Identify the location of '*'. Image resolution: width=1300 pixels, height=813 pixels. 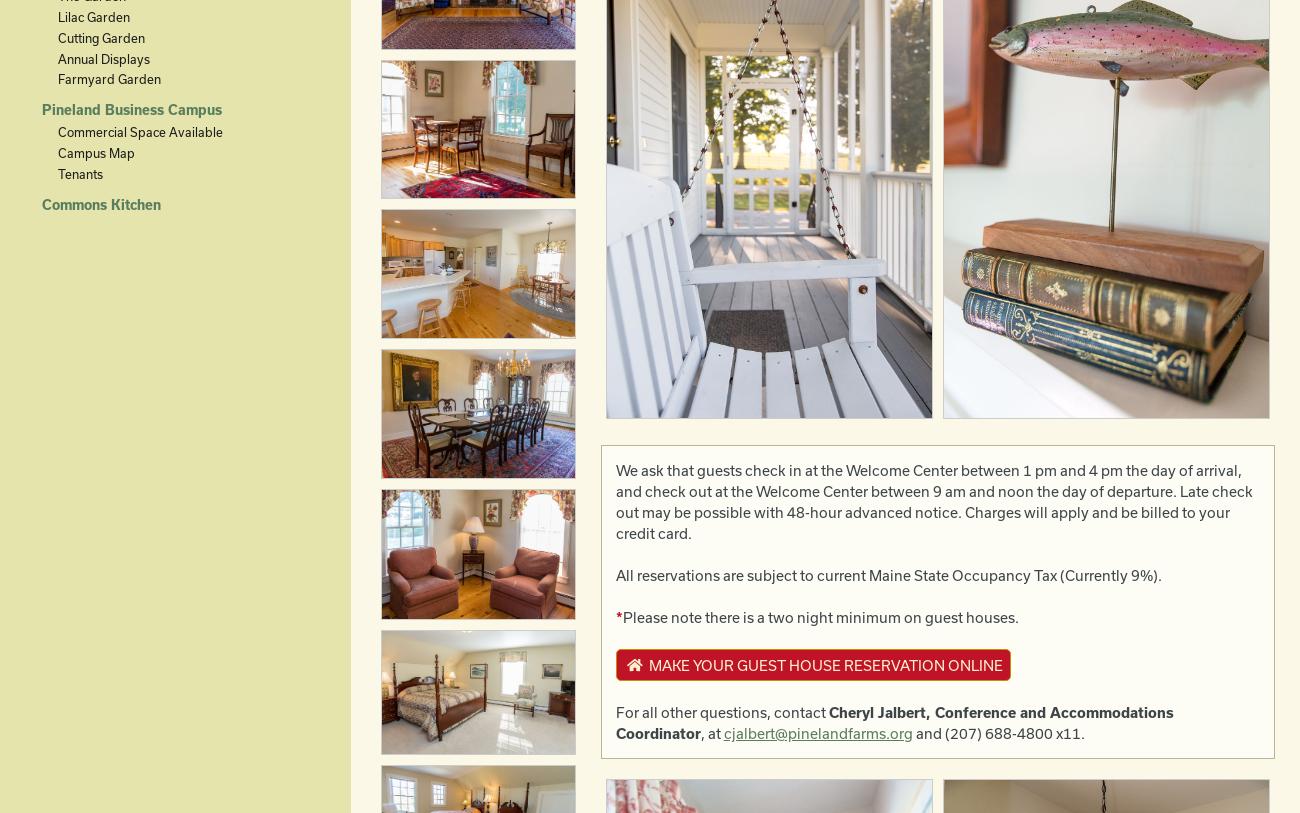
(618, 617).